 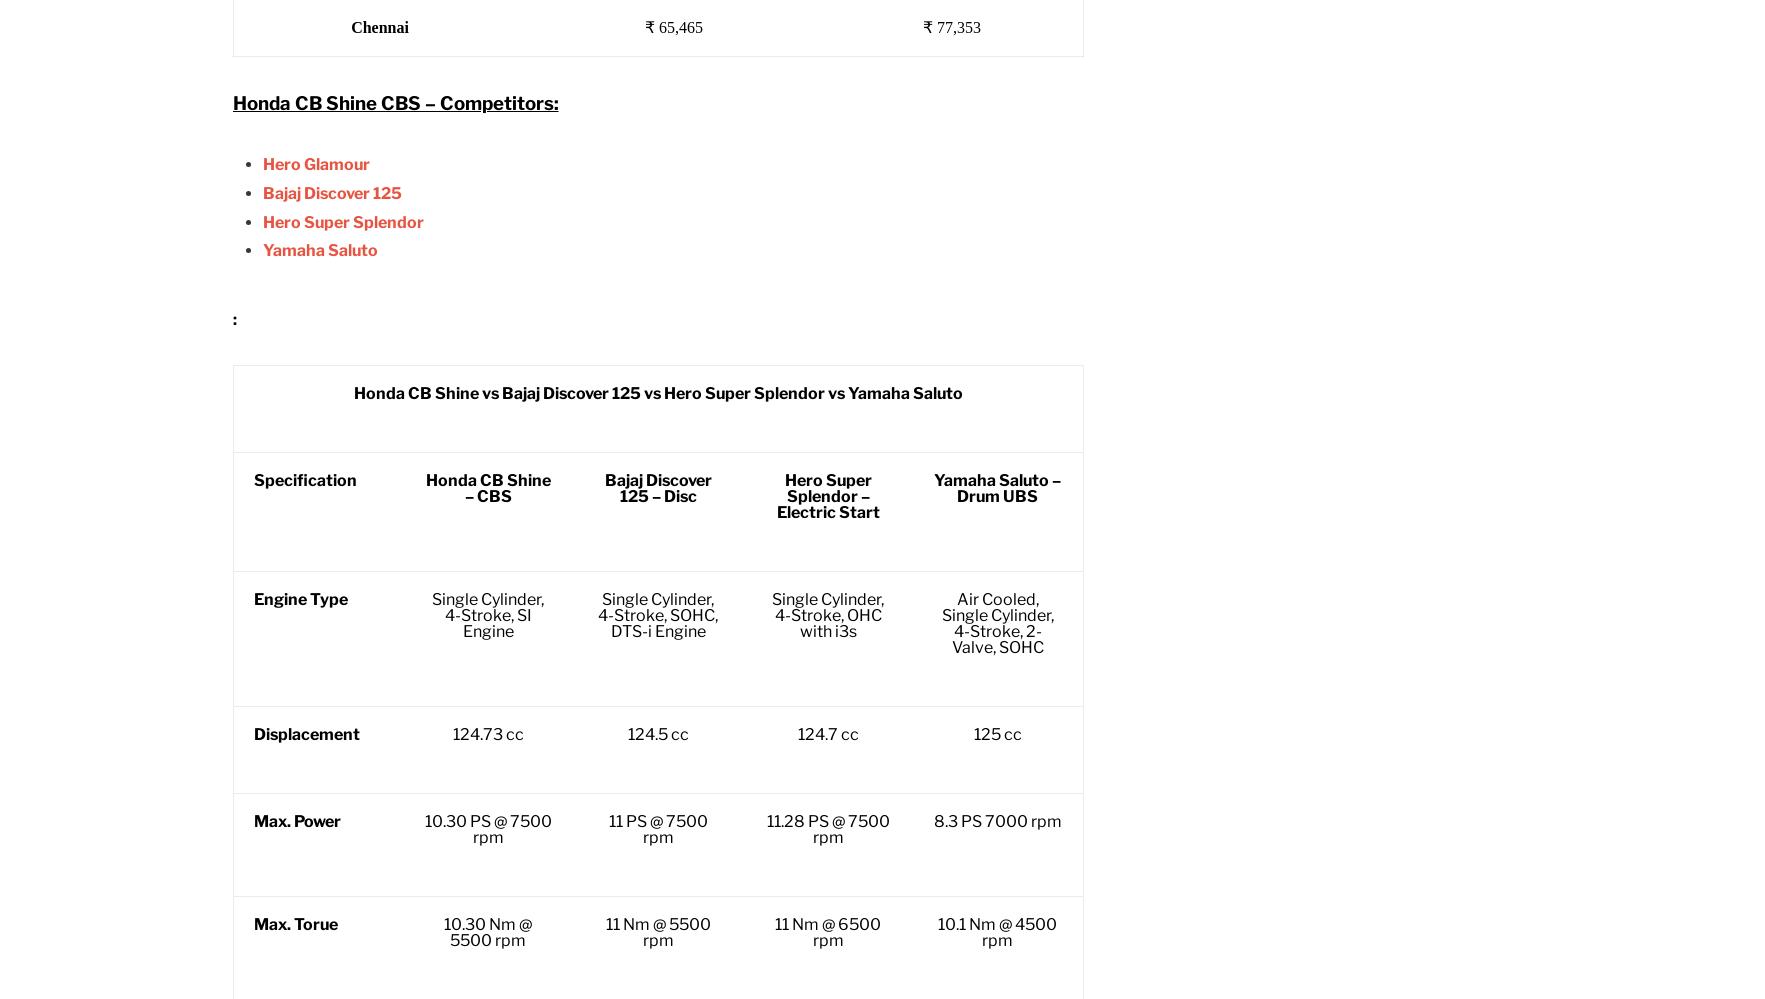 I want to click on 'Yamaha Saluto', so click(x=318, y=250).